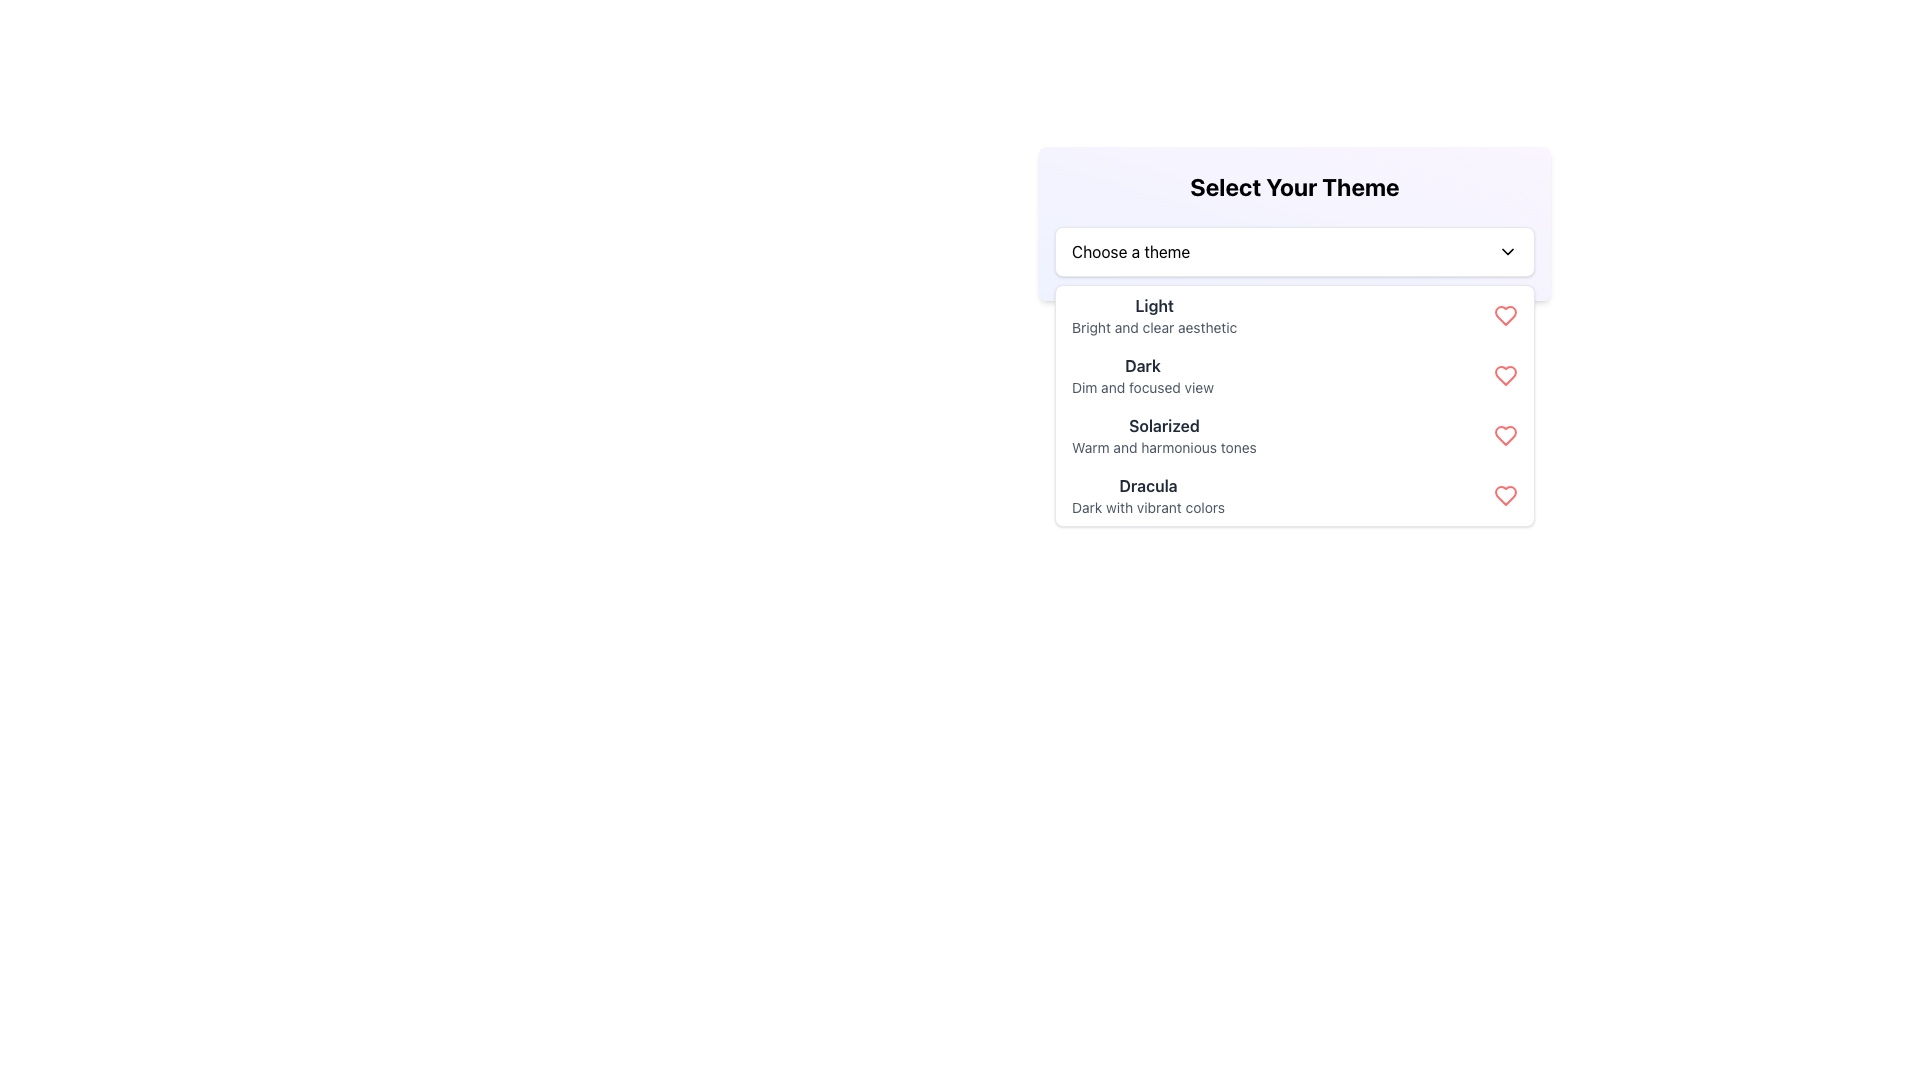  I want to click on the text label displaying 'Solarized' in the dropdown menu titled 'Select Your Theme', which is styled in bold and dark gray color, so click(1164, 424).